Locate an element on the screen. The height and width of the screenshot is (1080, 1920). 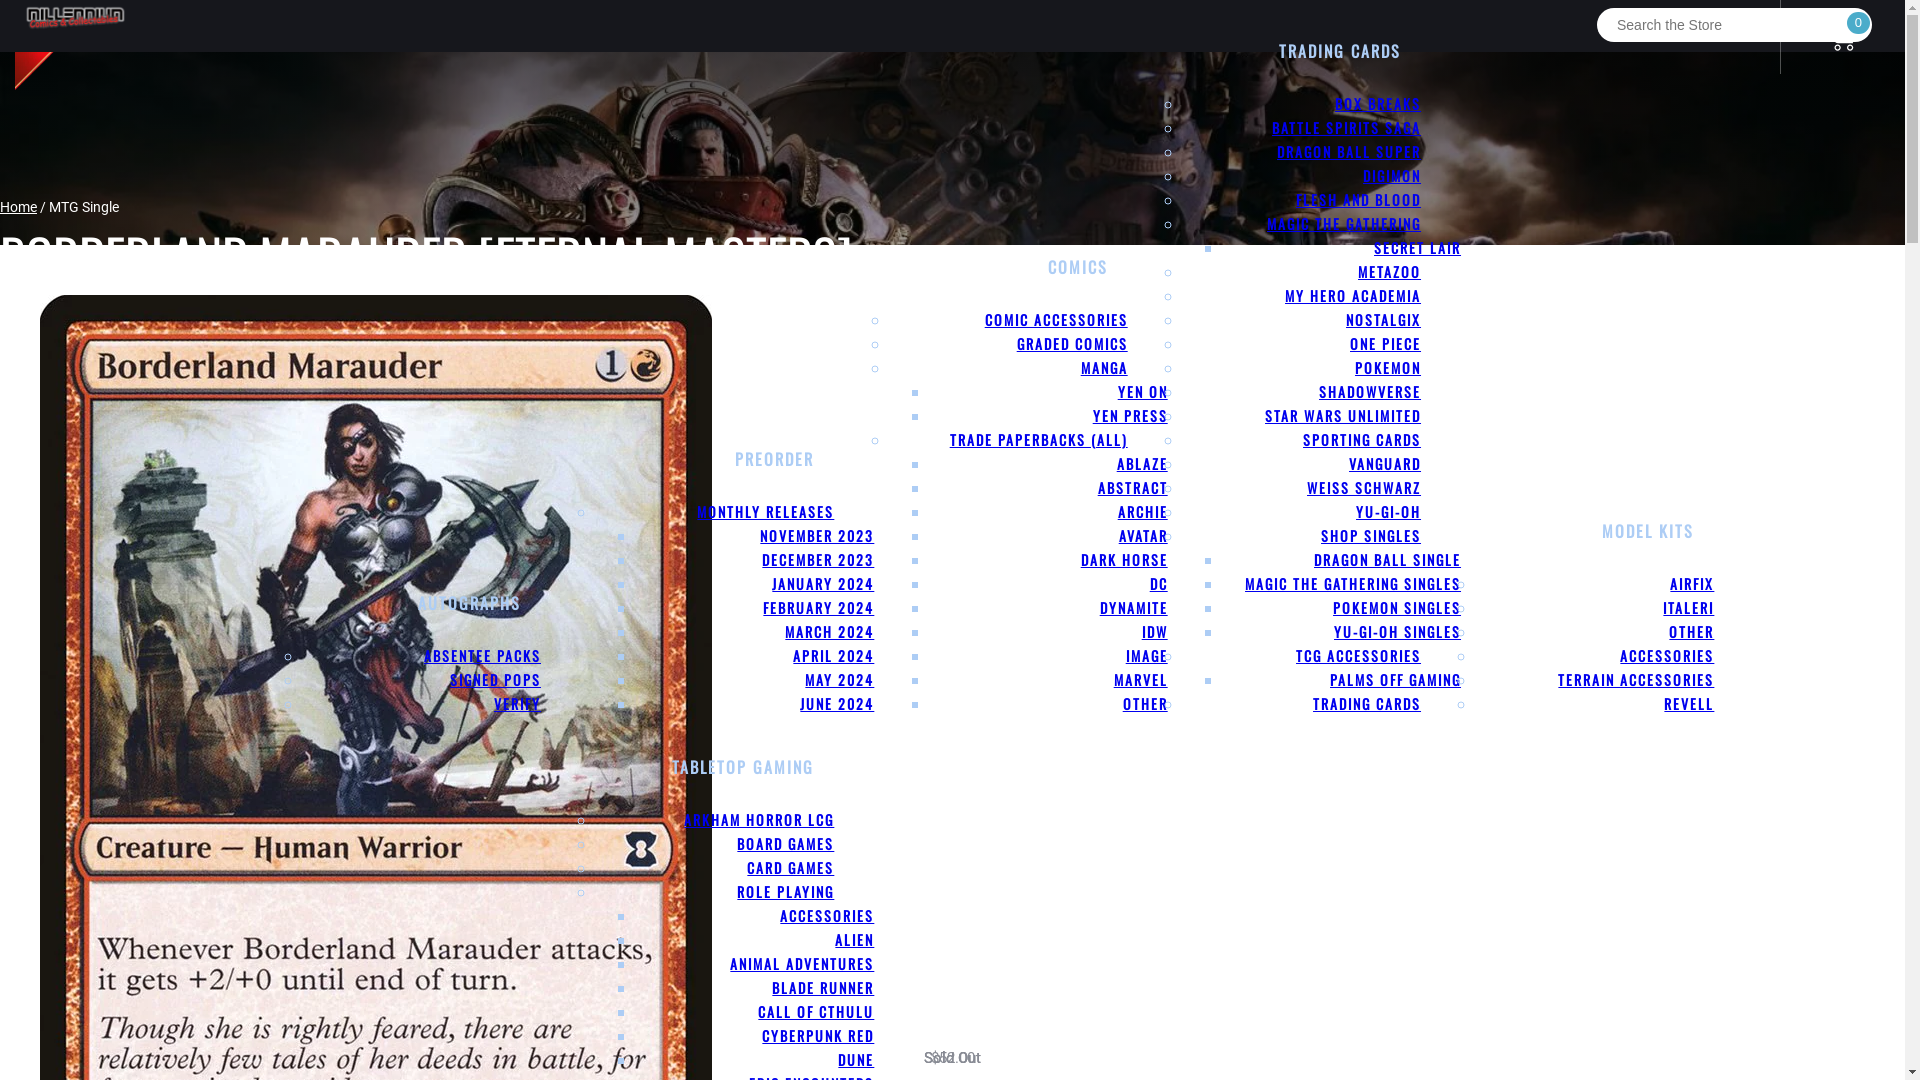
'DUNE' is located at coordinates (855, 1058).